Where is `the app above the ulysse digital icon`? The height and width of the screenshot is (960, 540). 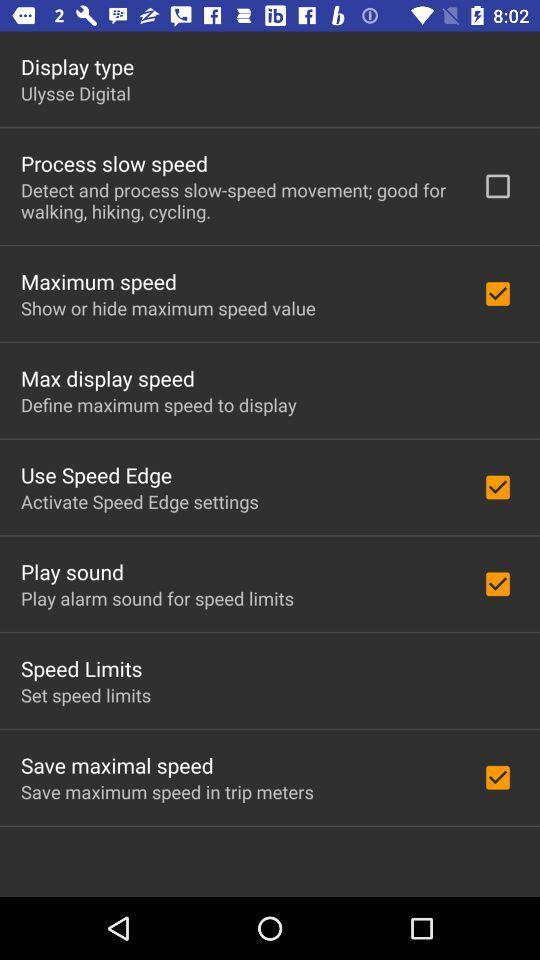
the app above the ulysse digital icon is located at coordinates (76, 66).